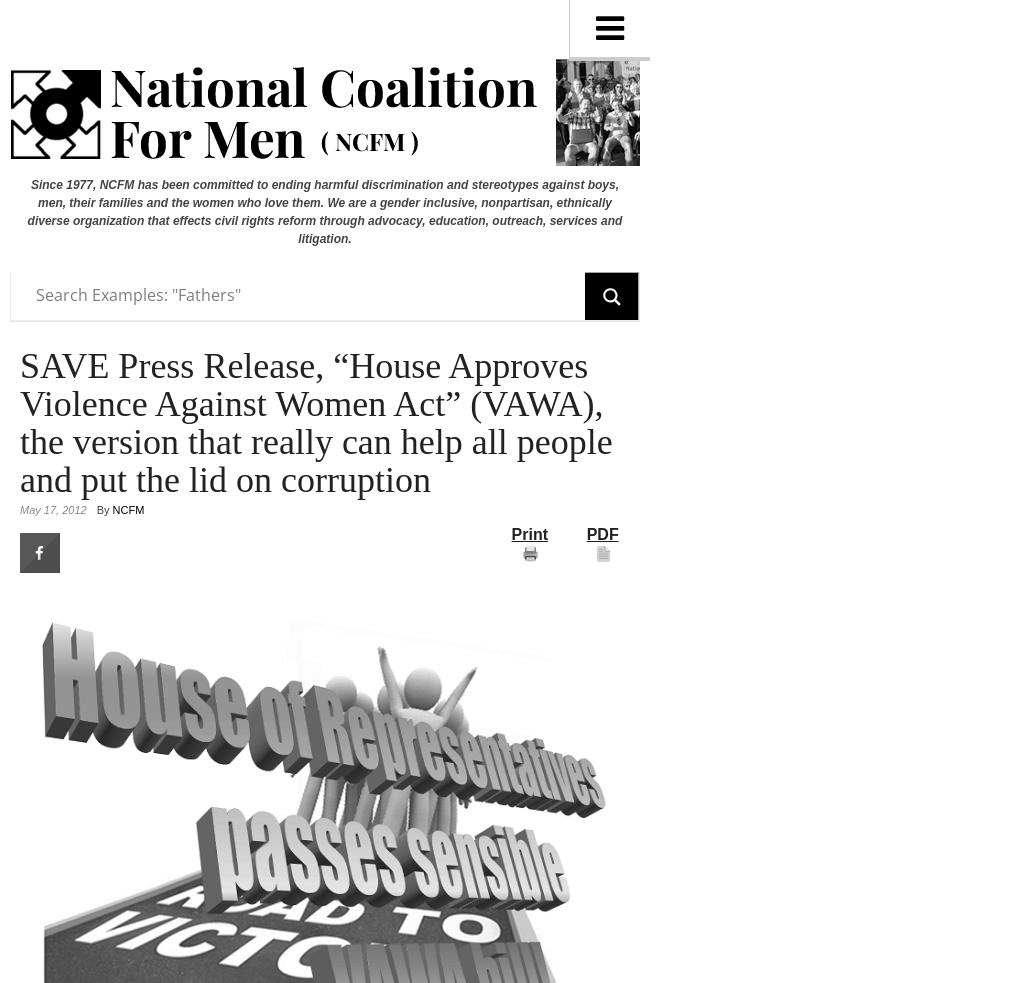  I want to click on 'Print', so click(528, 533).